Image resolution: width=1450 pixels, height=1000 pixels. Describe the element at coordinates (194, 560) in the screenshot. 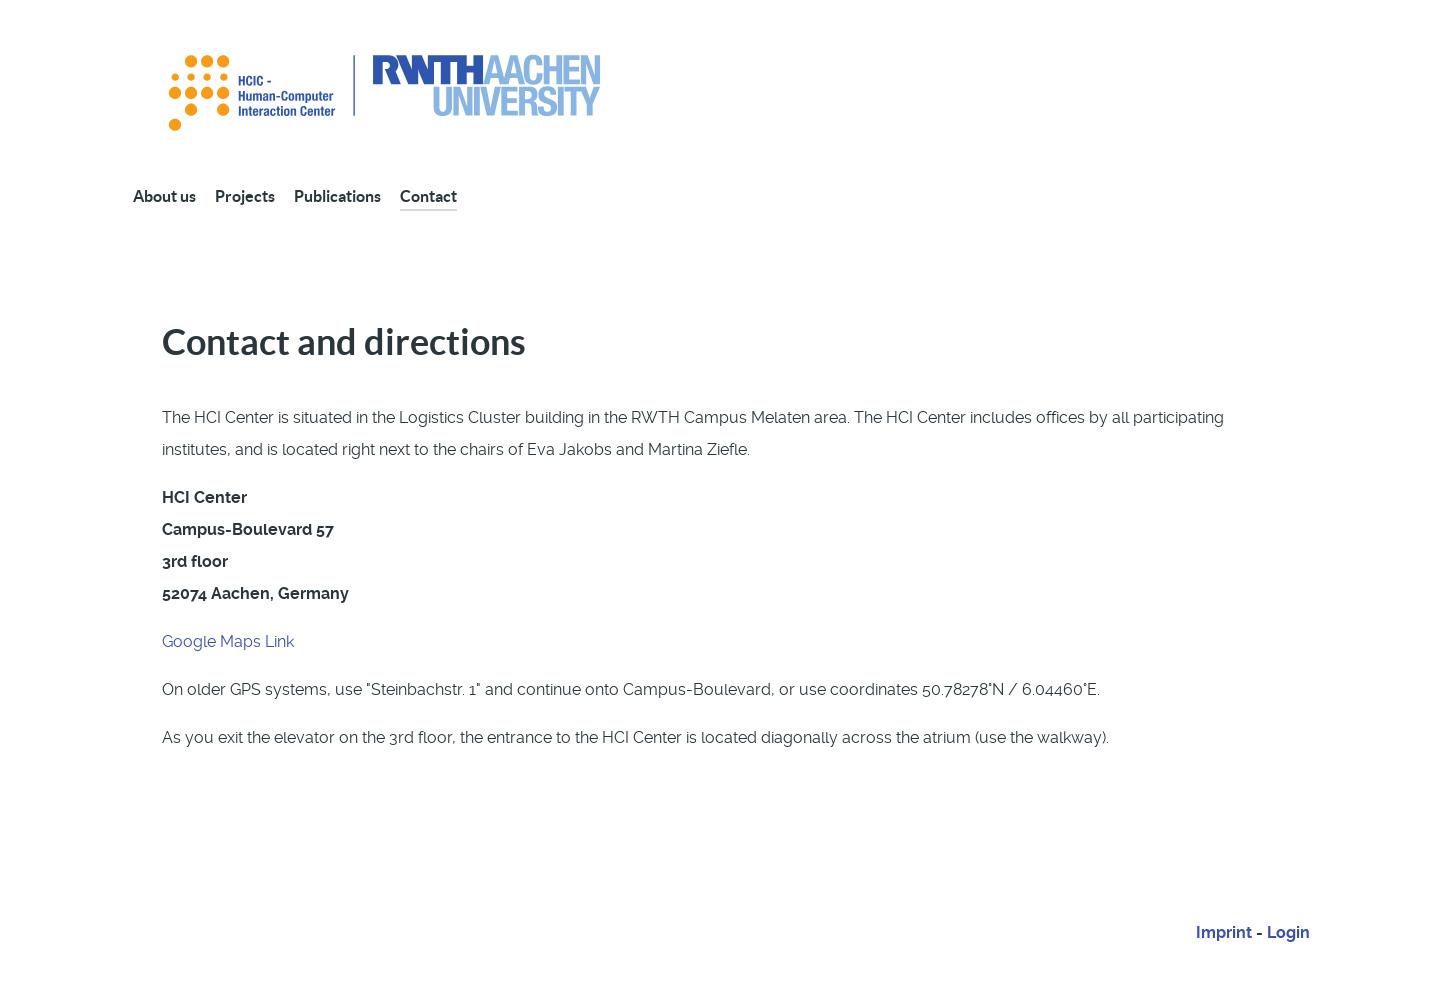

I see `'3rd floor'` at that location.